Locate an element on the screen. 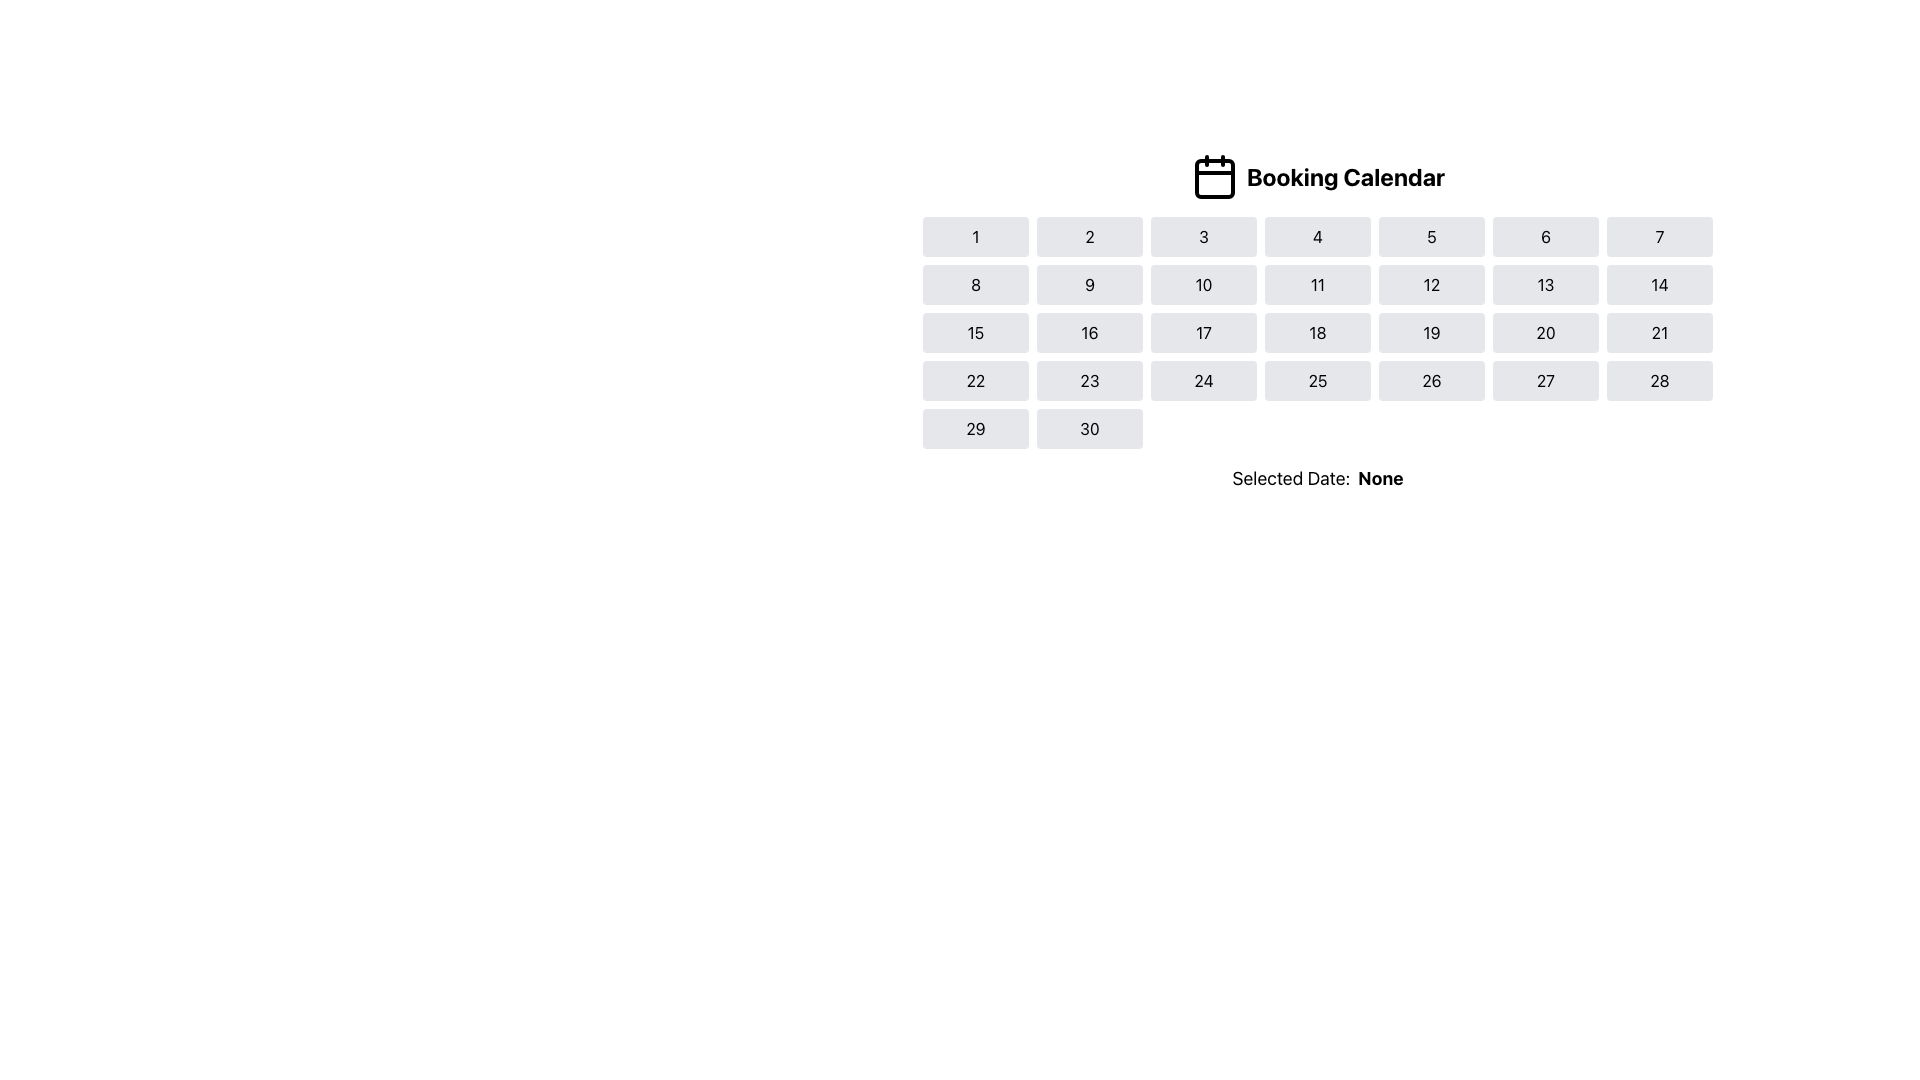  the button labeled '2', which is a light gray rectangular button with rounded edges, displaying the number '2' in bold black font, located under the 'Booking Calendar' label is located at coordinates (1088, 235).